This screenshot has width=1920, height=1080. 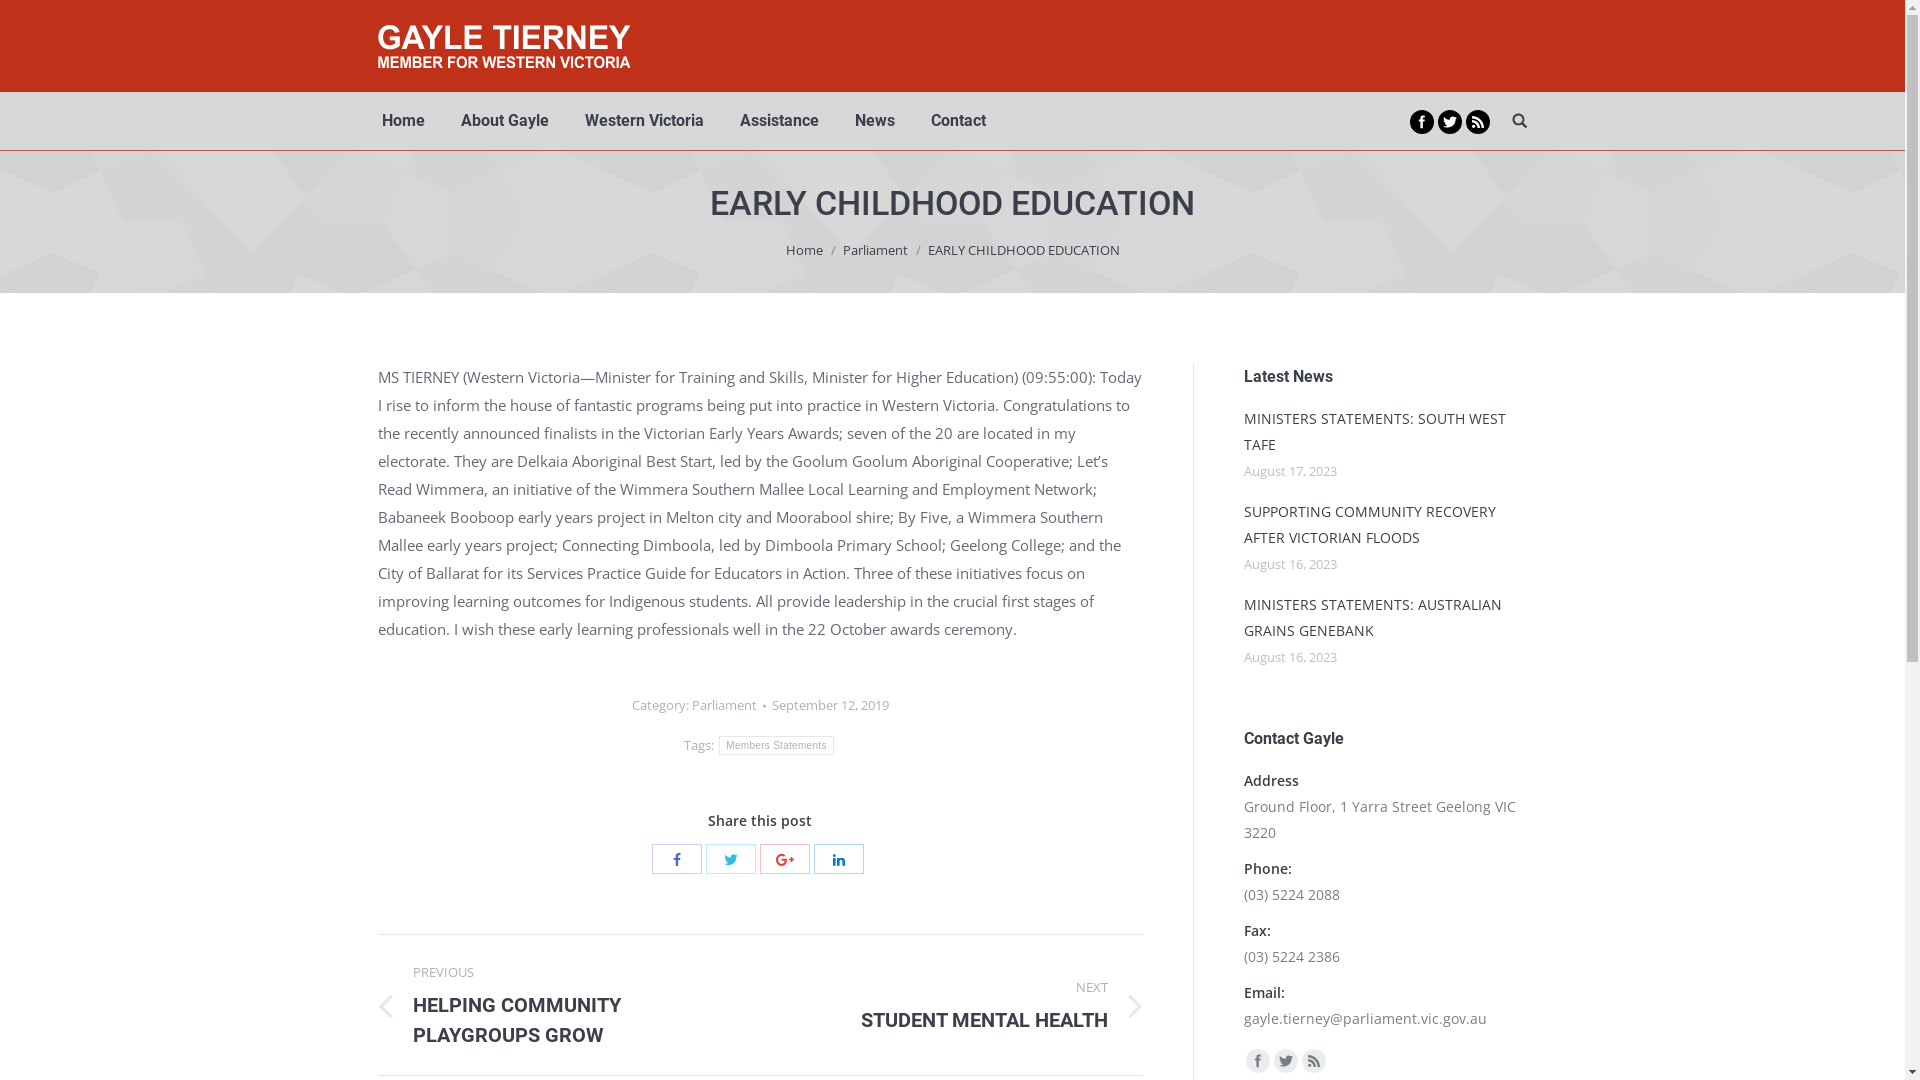 What do you see at coordinates (775, 745) in the screenshot?
I see `'Members Statements'` at bounding box center [775, 745].